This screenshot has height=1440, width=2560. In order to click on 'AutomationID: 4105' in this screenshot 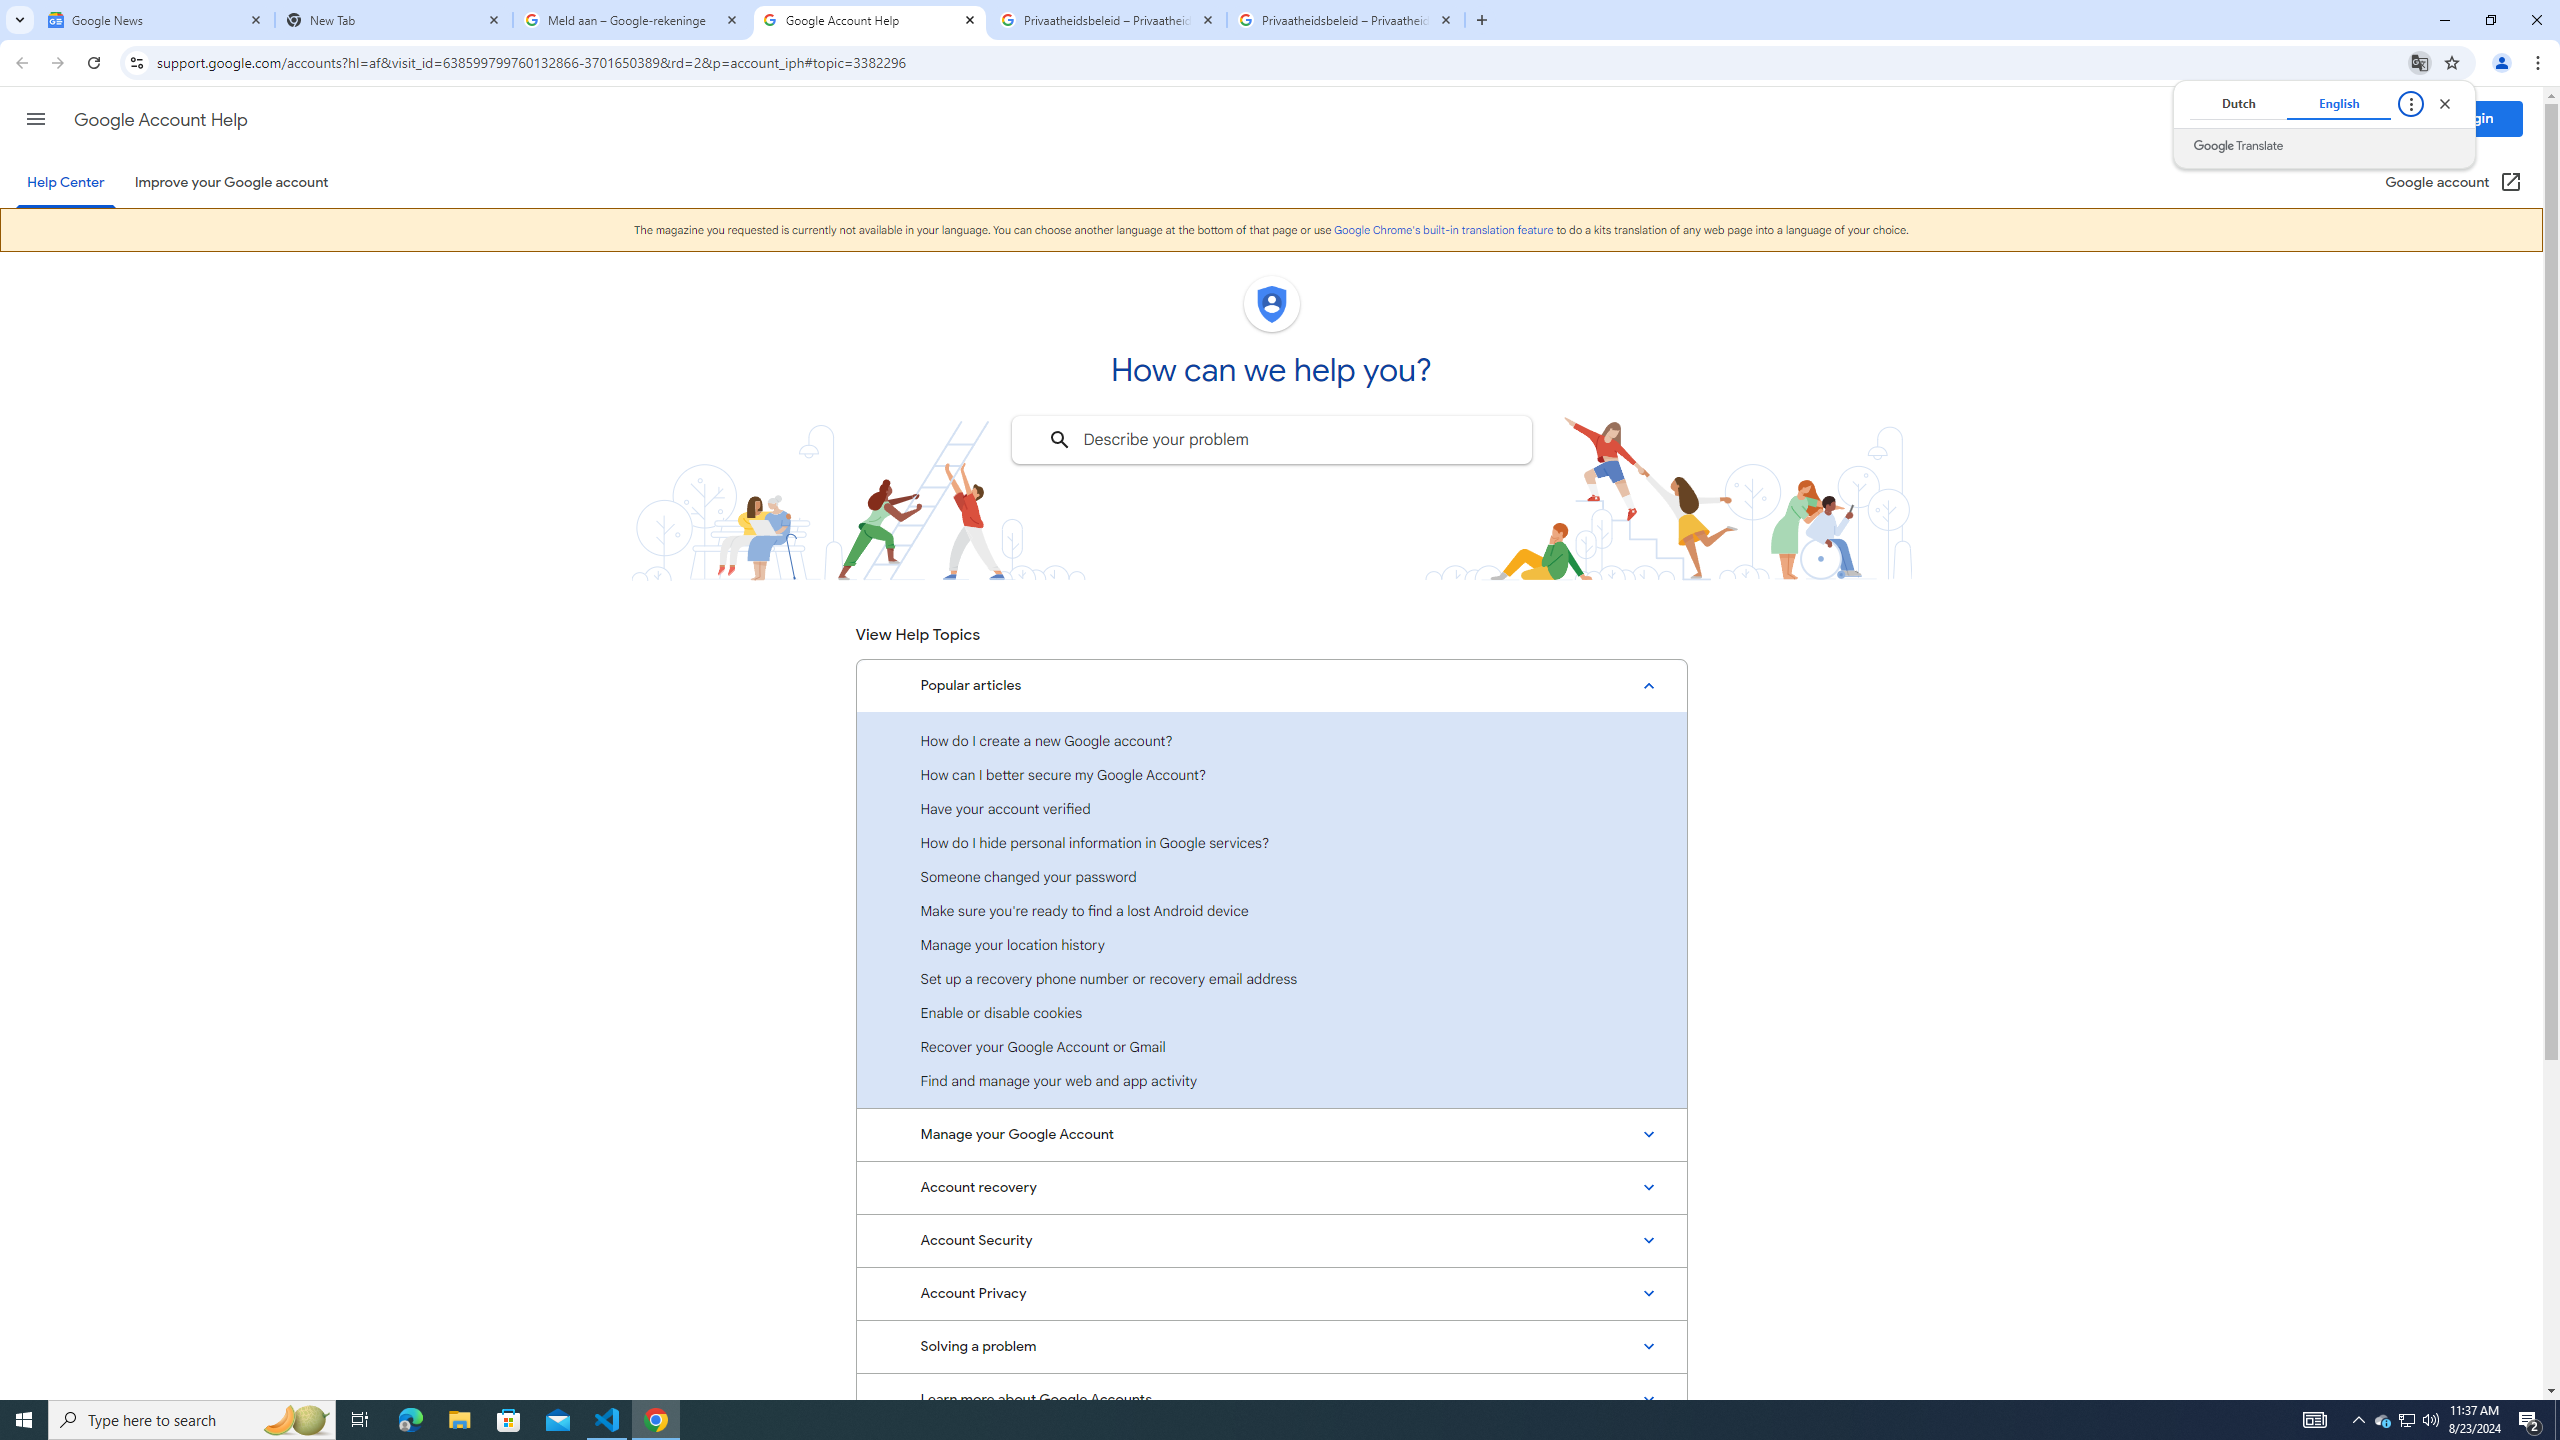, I will do `click(2315, 1418)`.